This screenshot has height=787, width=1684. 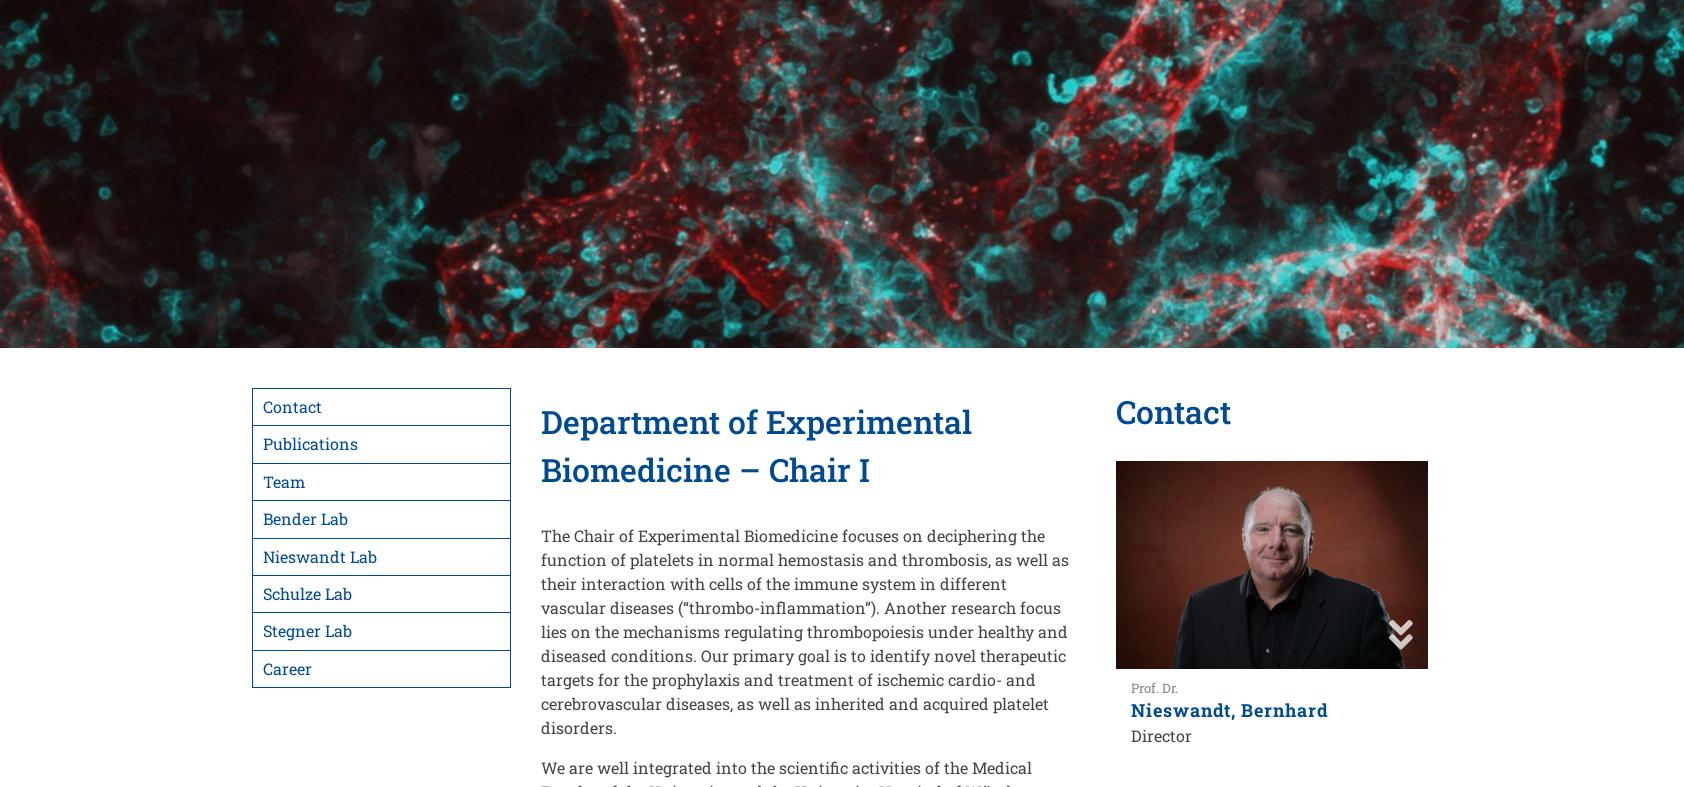 What do you see at coordinates (319, 554) in the screenshot?
I see `'Nieswandt Lab'` at bounding box center [319, 554].